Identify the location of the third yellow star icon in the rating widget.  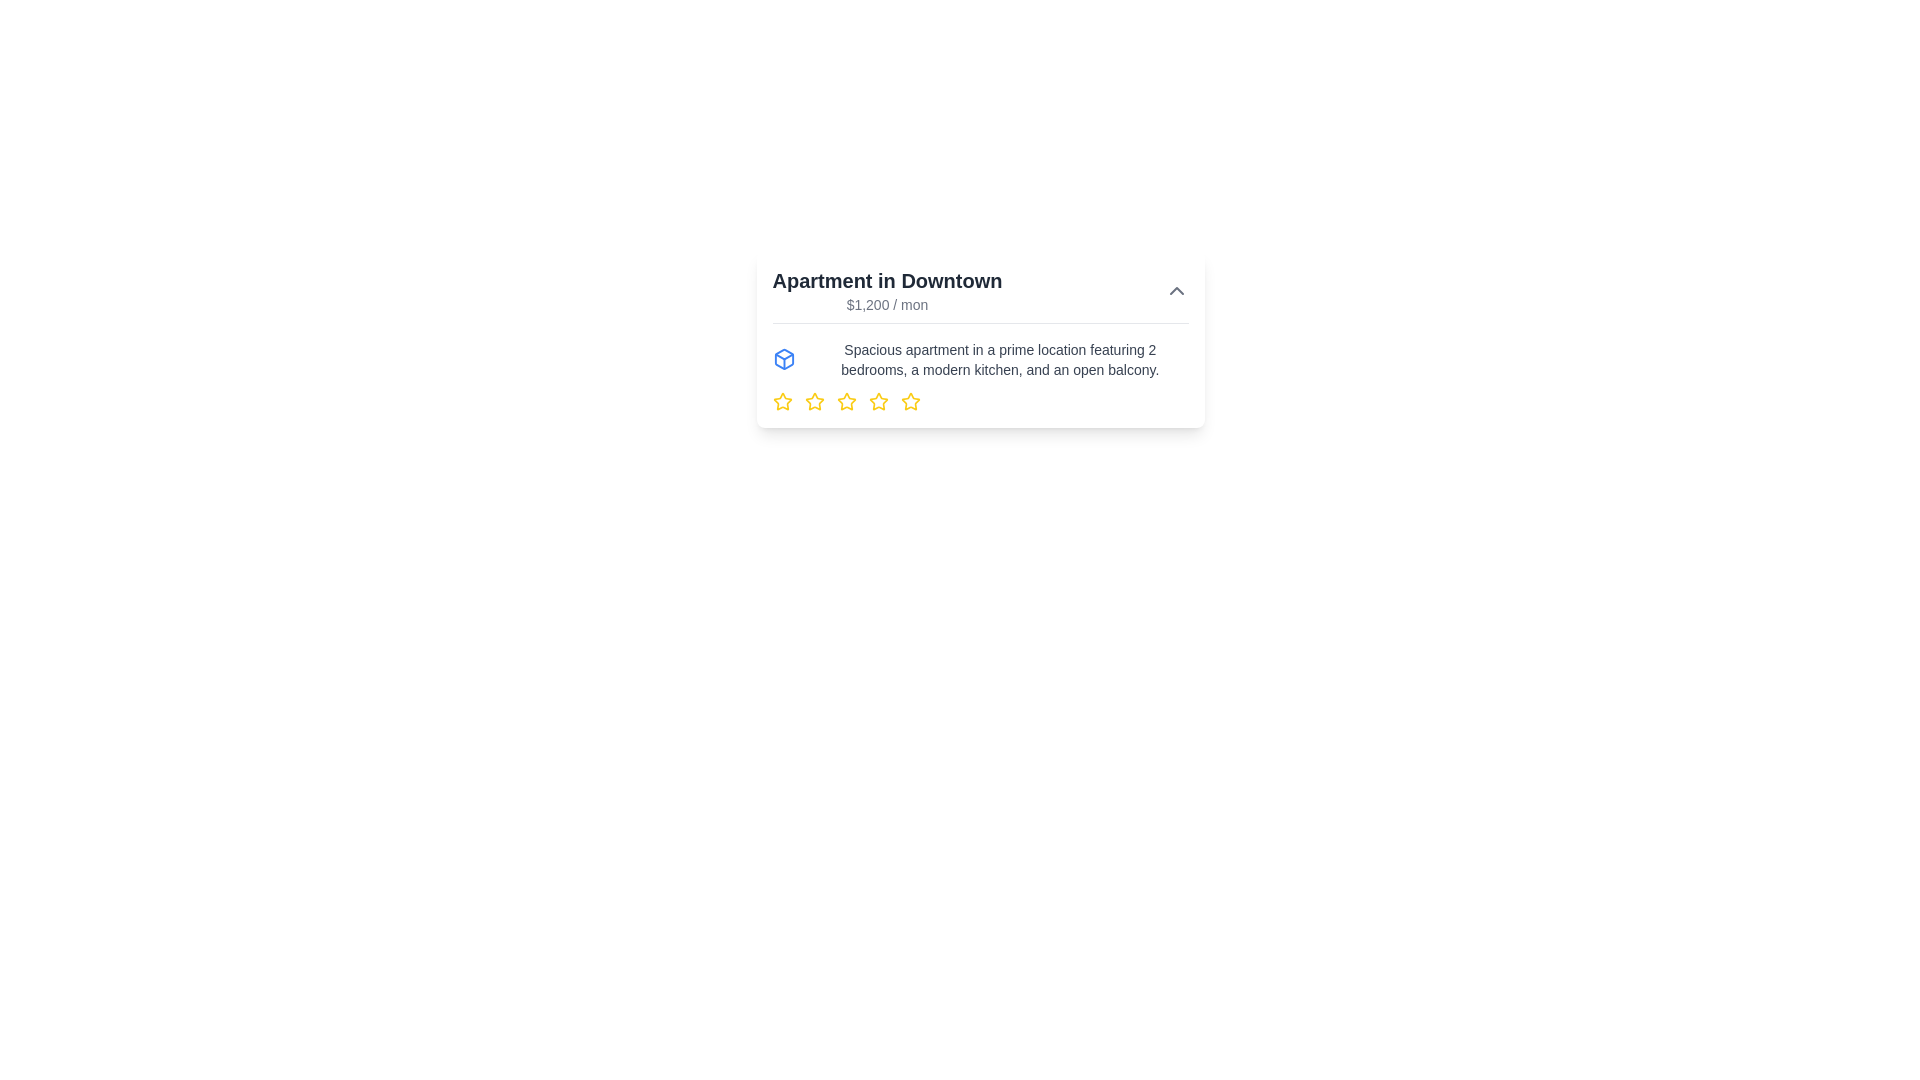
(909, 401).